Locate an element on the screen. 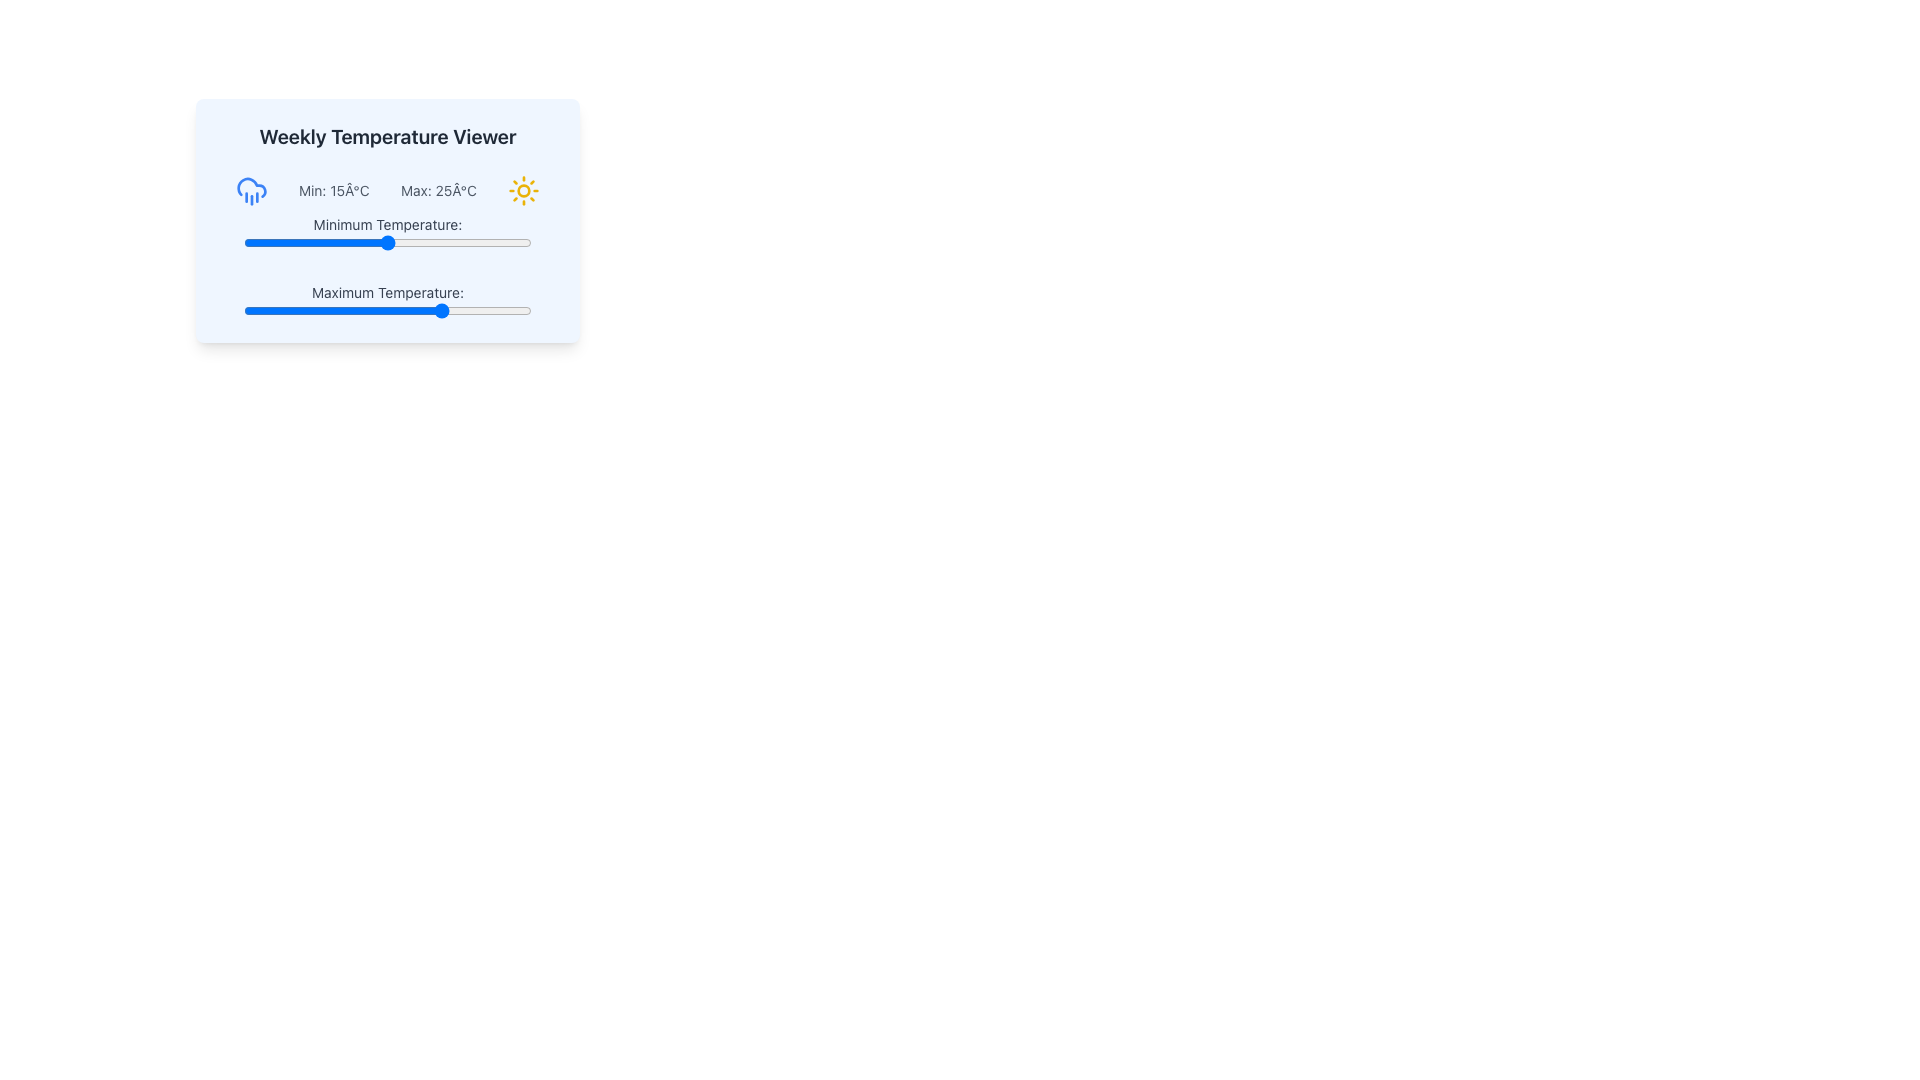 This screenshot has height=1080, width=1920. the minimum temperature is located at coordinates (376, 242).